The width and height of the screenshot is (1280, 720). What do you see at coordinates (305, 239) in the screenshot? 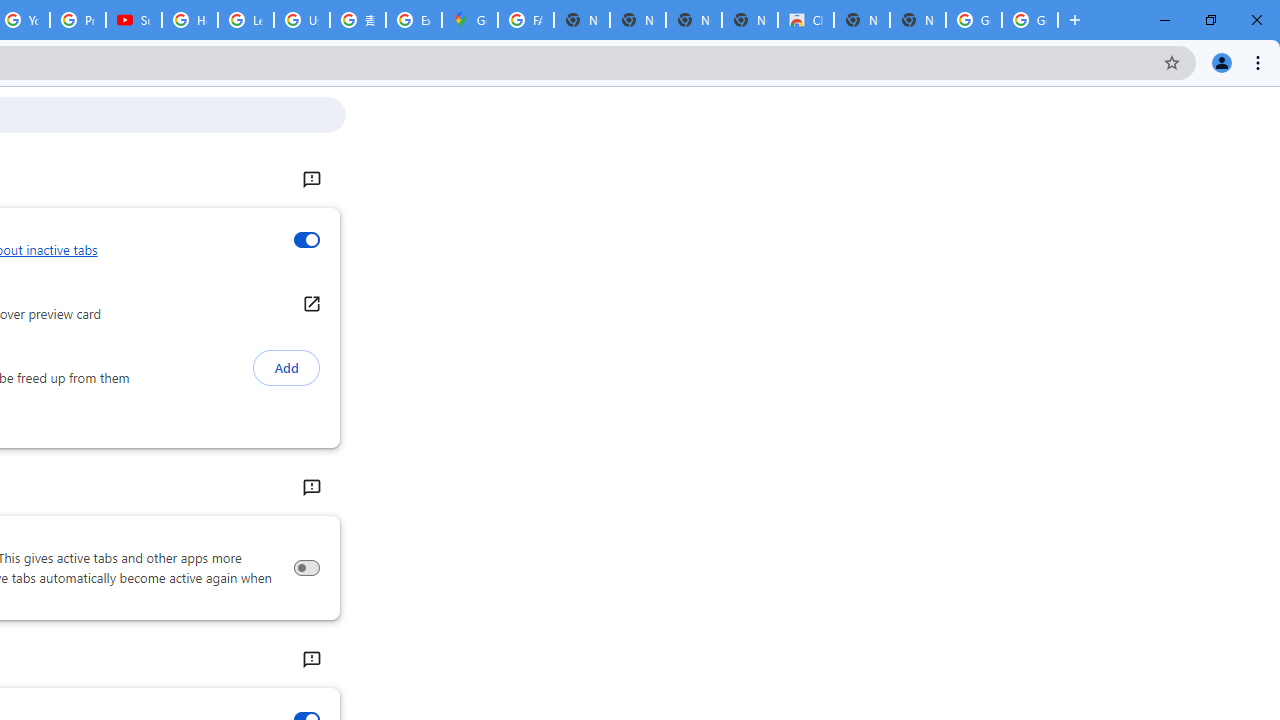
I see `'Inactive tabs appearance'` at bounding box center [305, 239].